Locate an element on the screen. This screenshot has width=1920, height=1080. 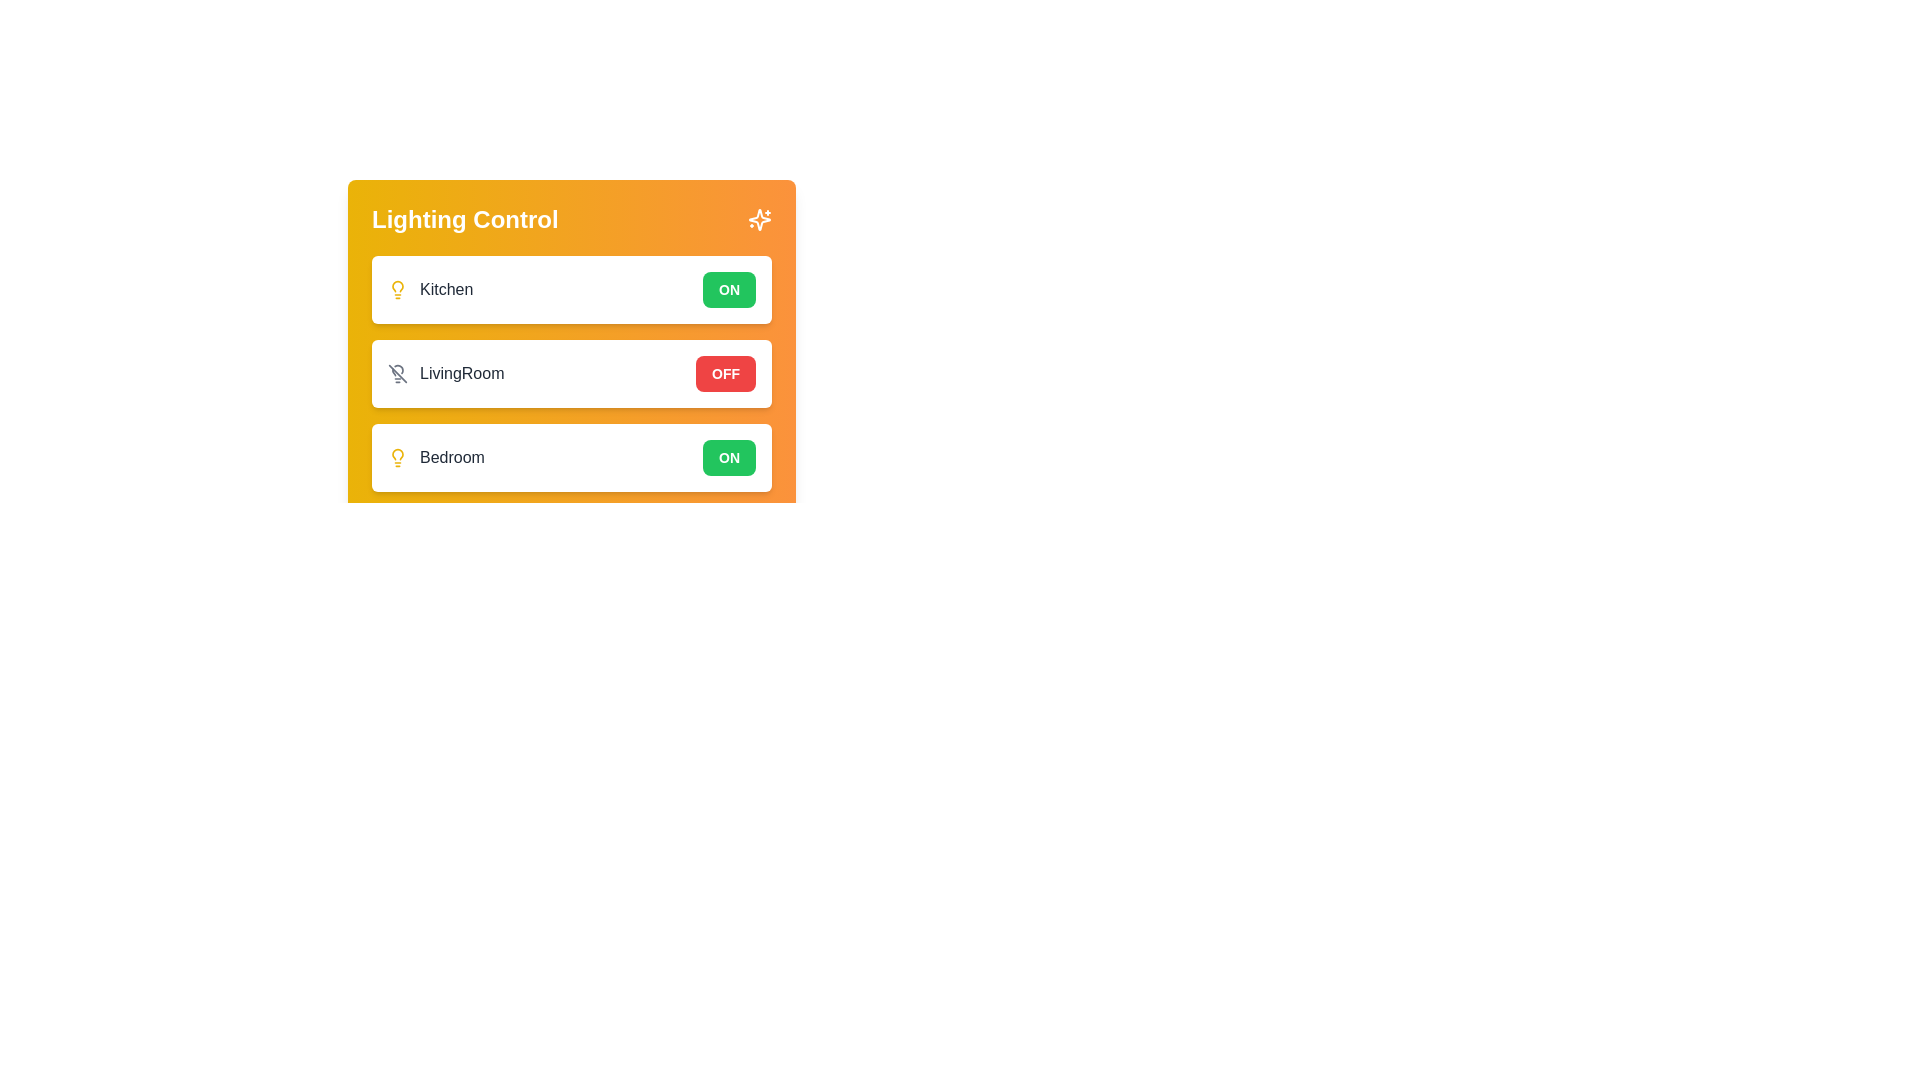
the sparkle icon in the header of the LightingControlPanel component is located at coordinates (758, 219).